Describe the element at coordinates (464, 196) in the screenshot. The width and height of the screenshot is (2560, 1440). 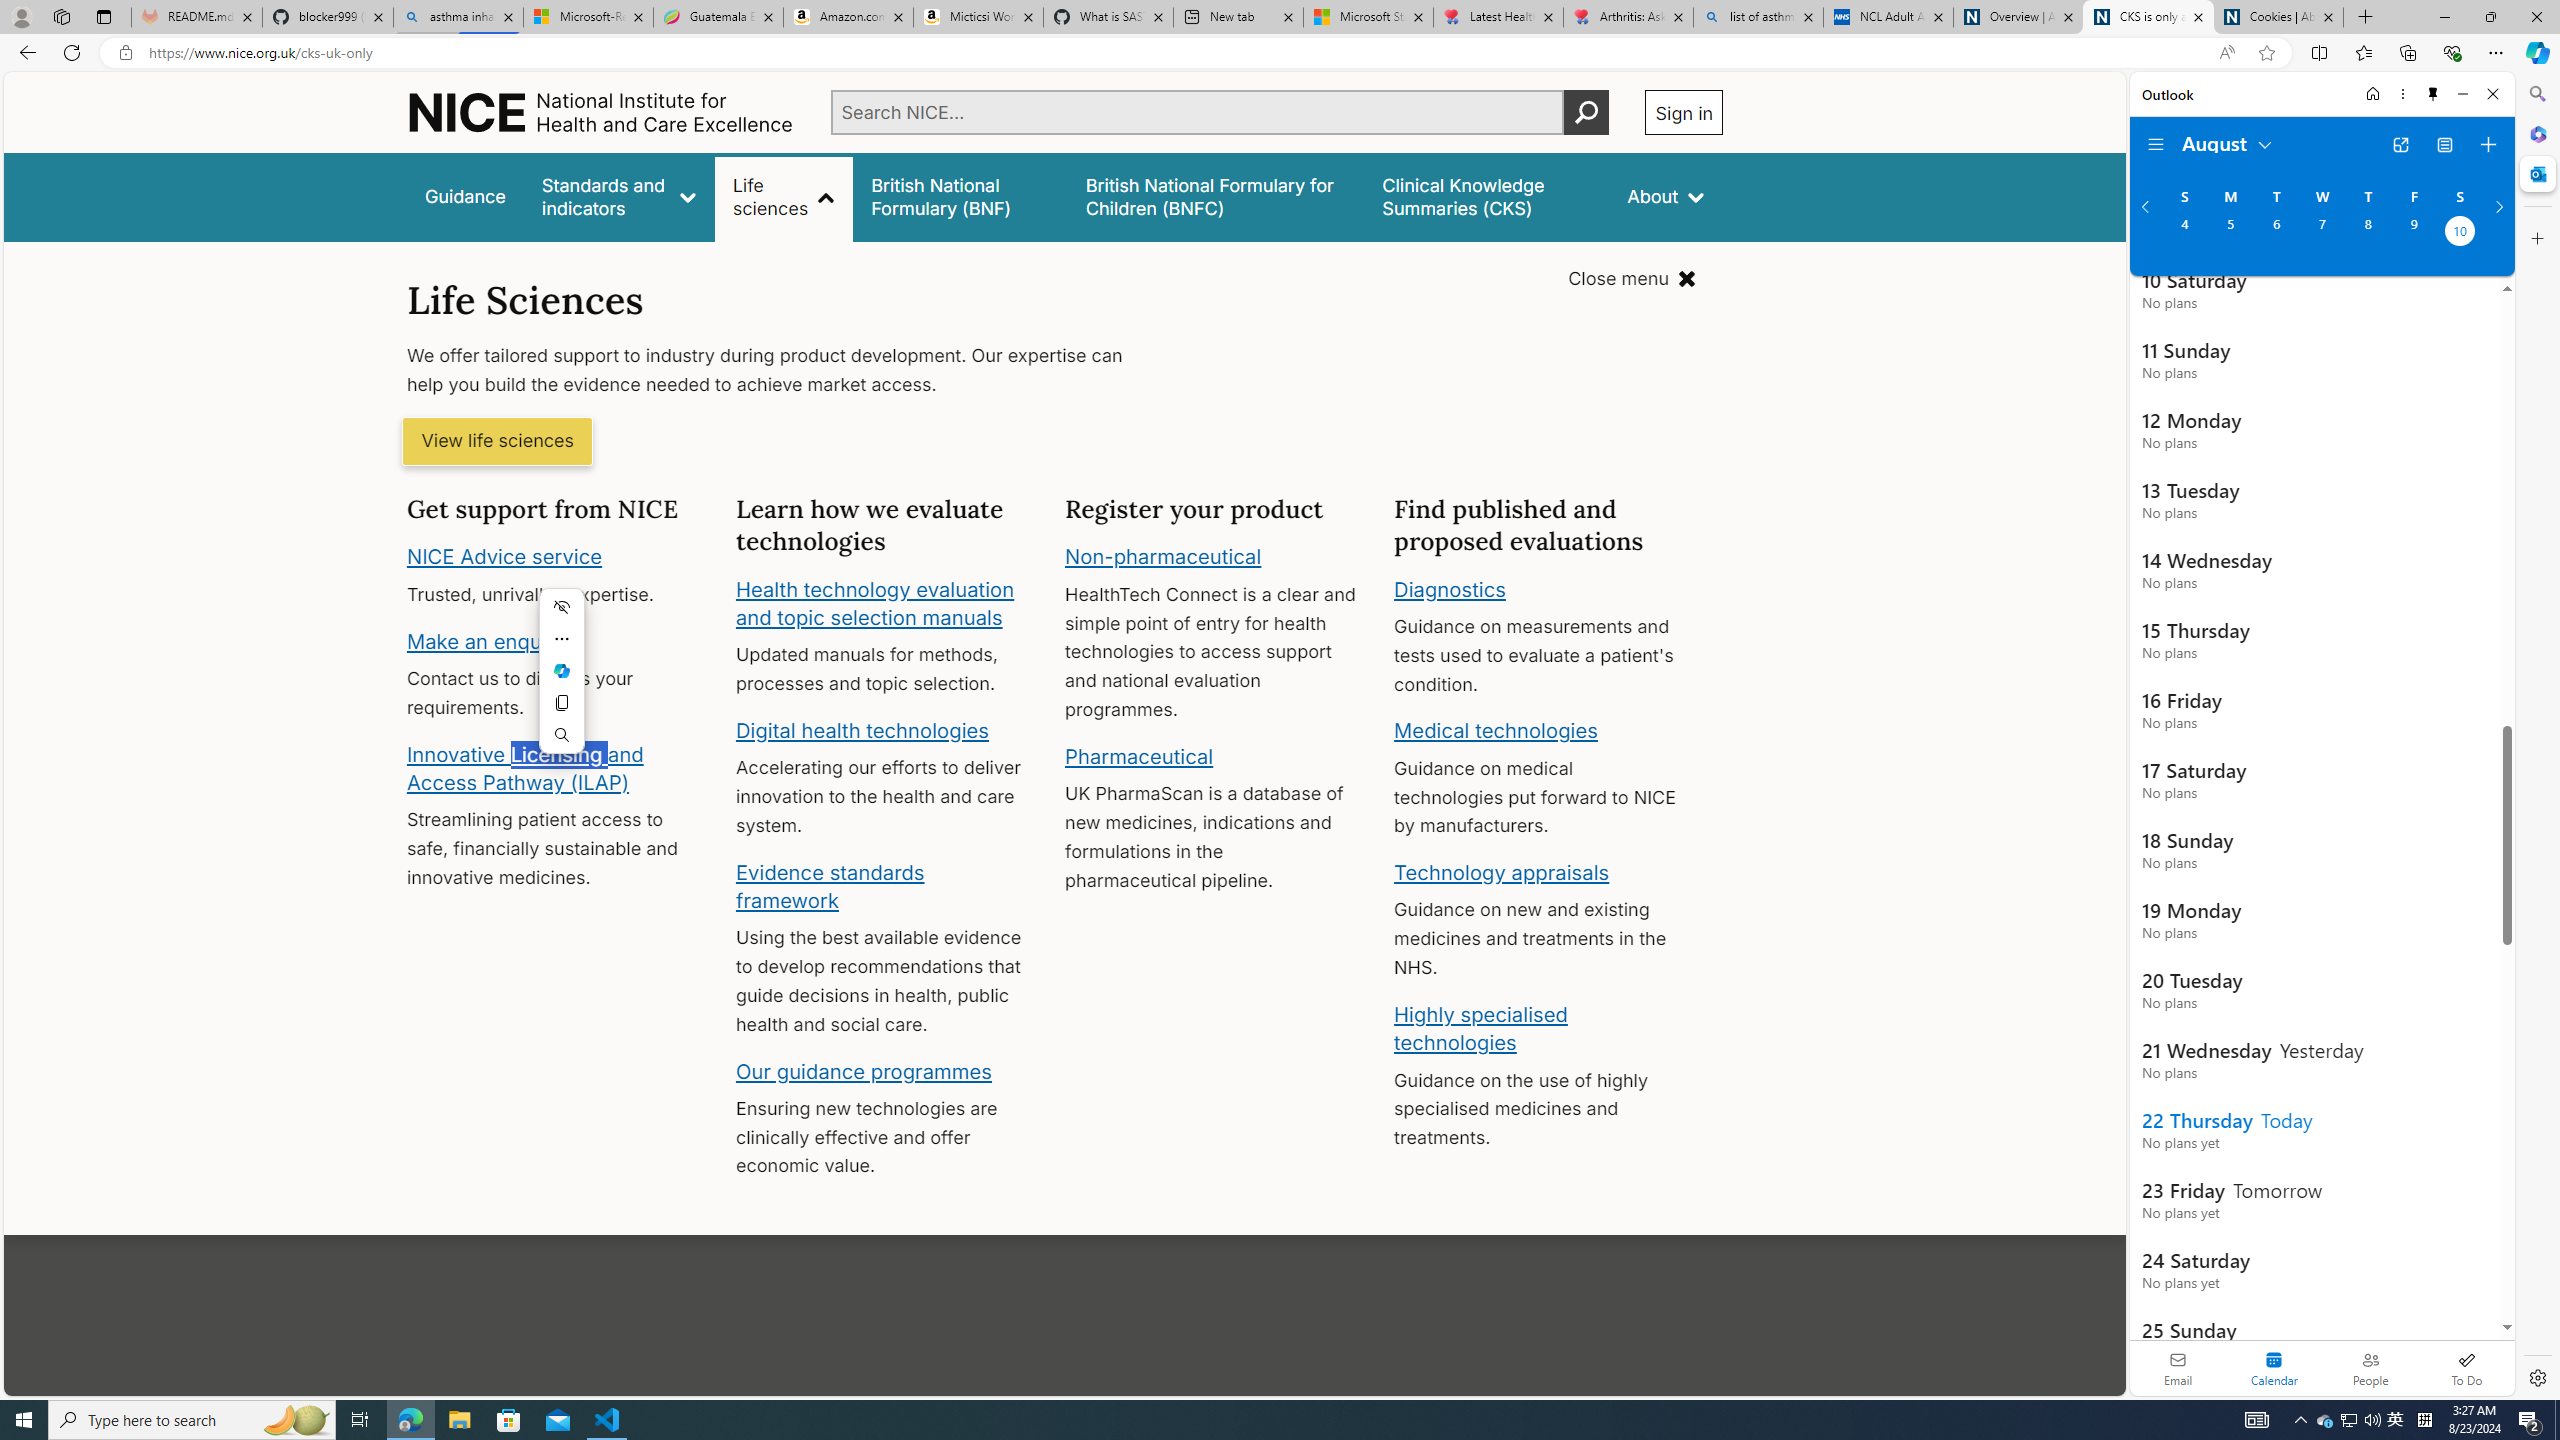
I see `'Guidance'` at that location.